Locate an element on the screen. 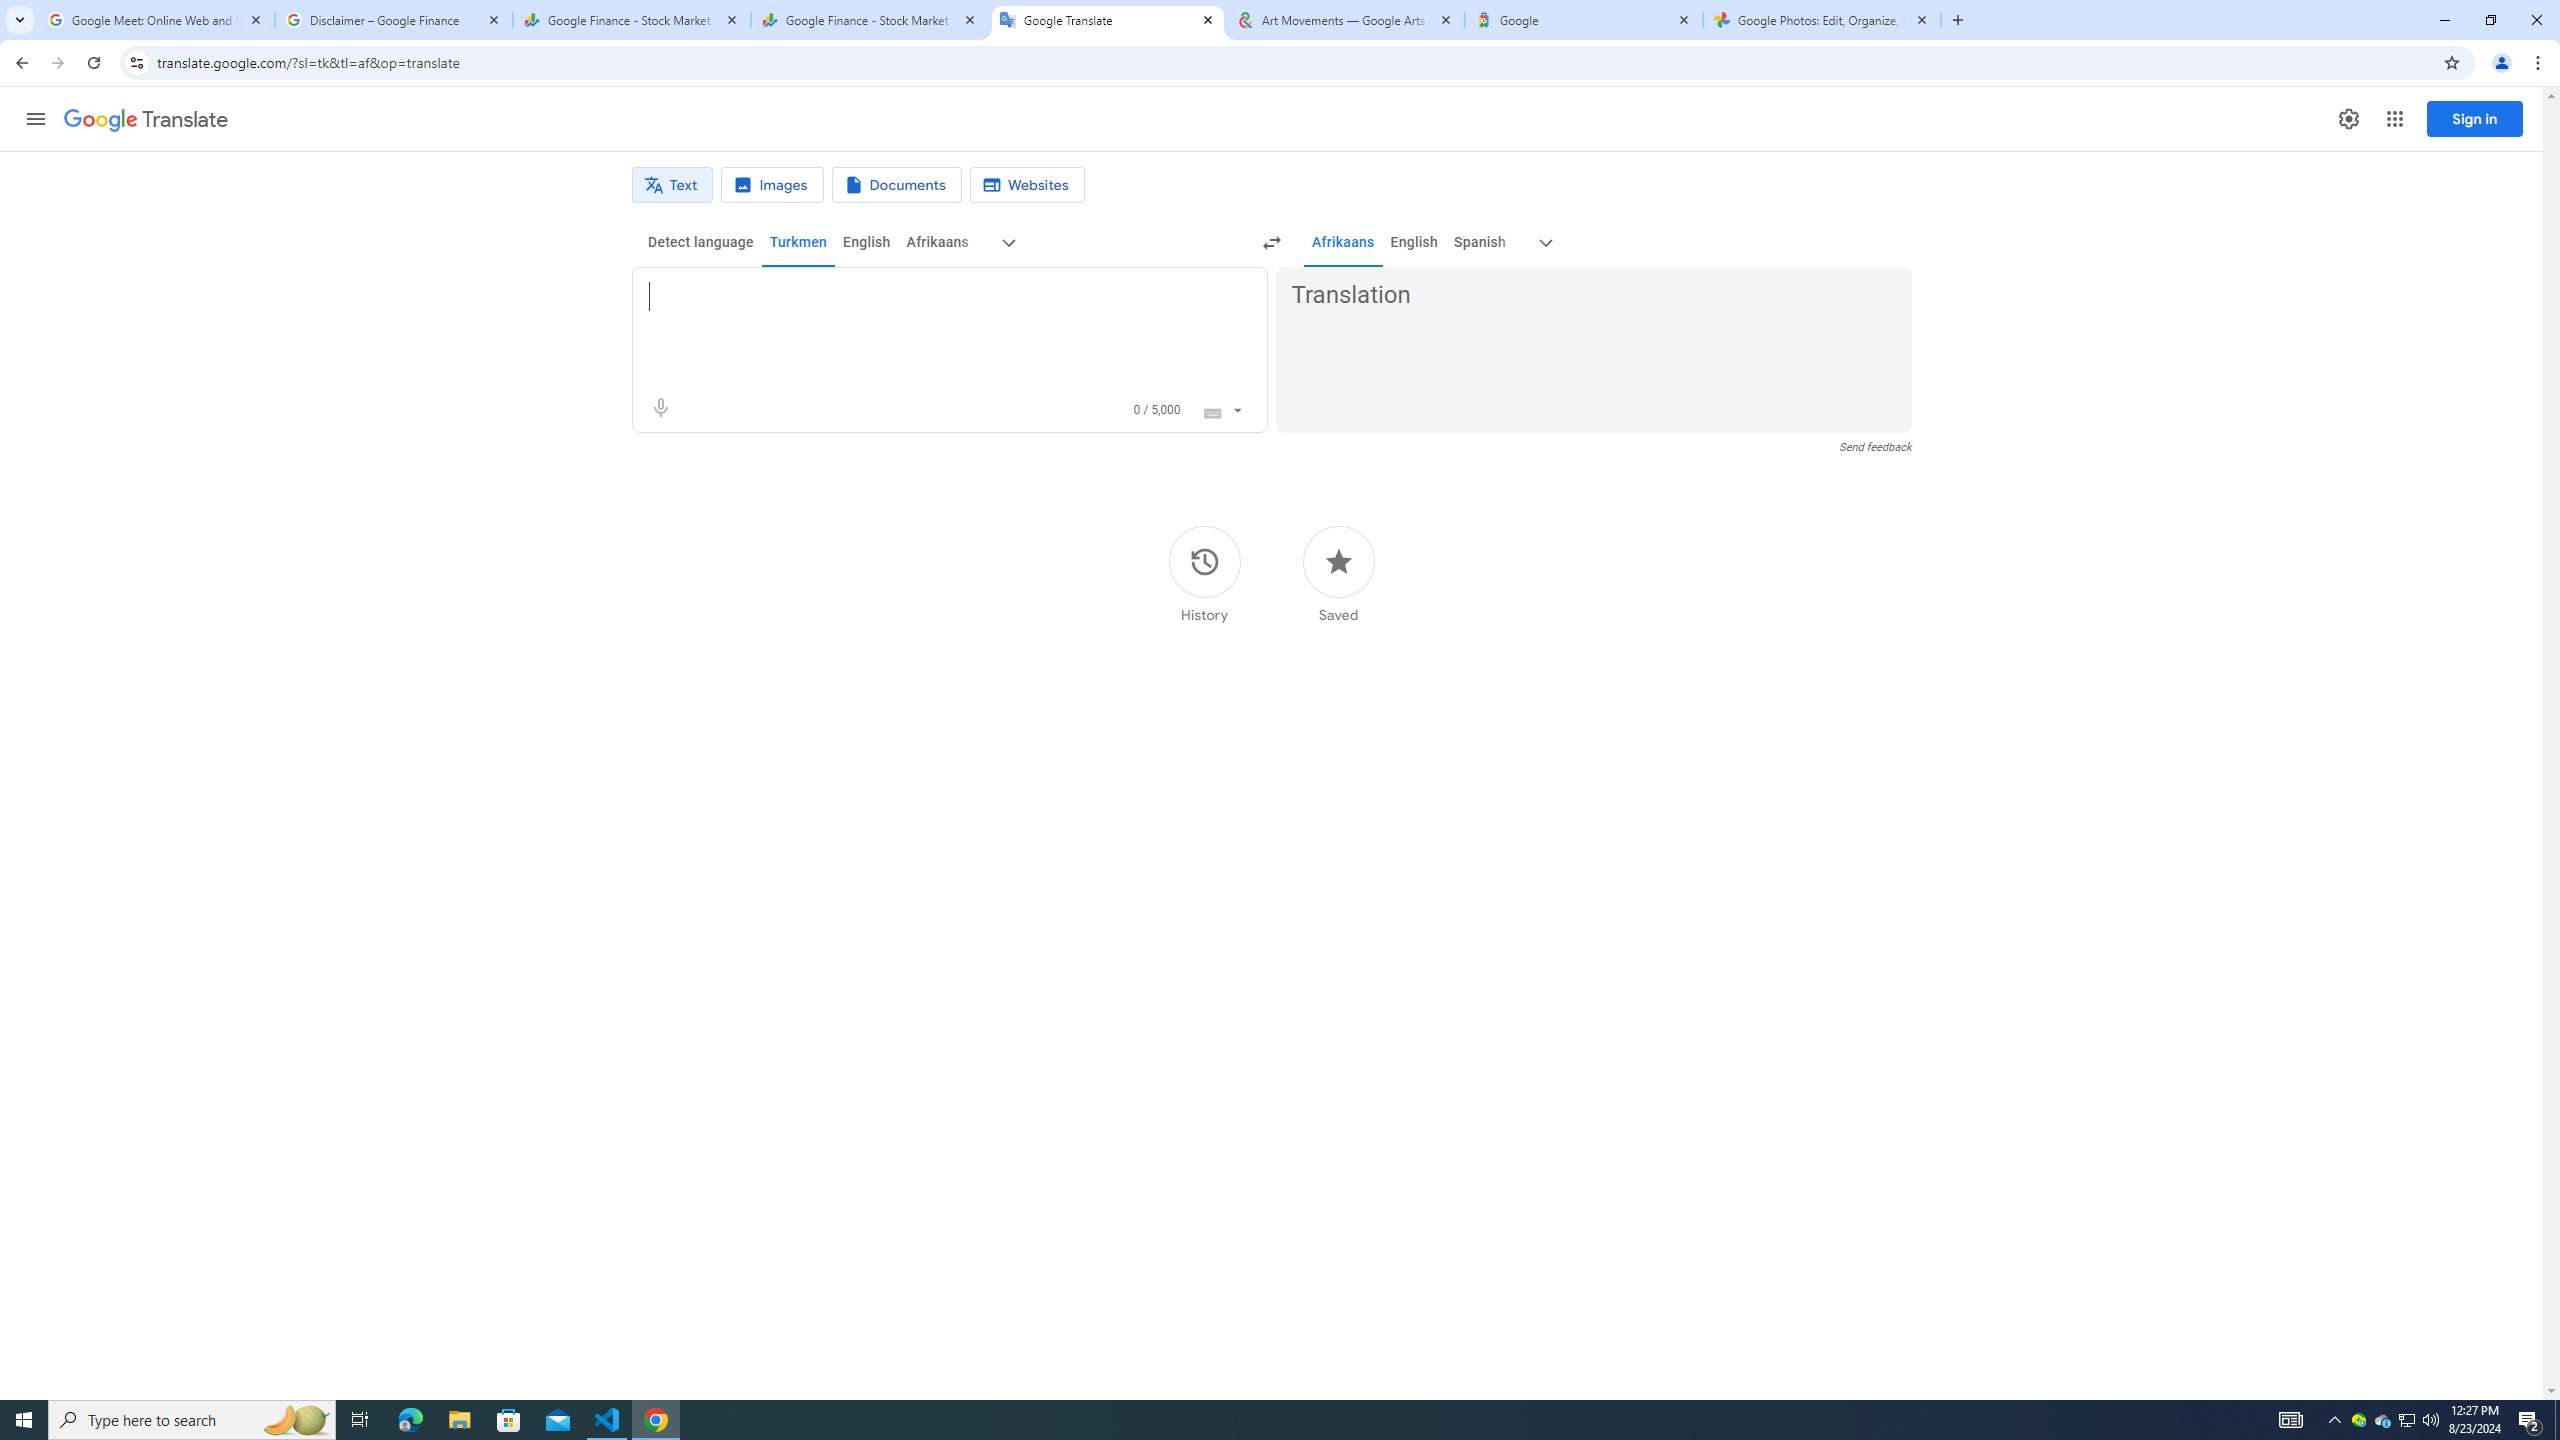 The height and width of the screenshot is (1440, 2560). 'Detect language' is located at coordinates (701, 241).